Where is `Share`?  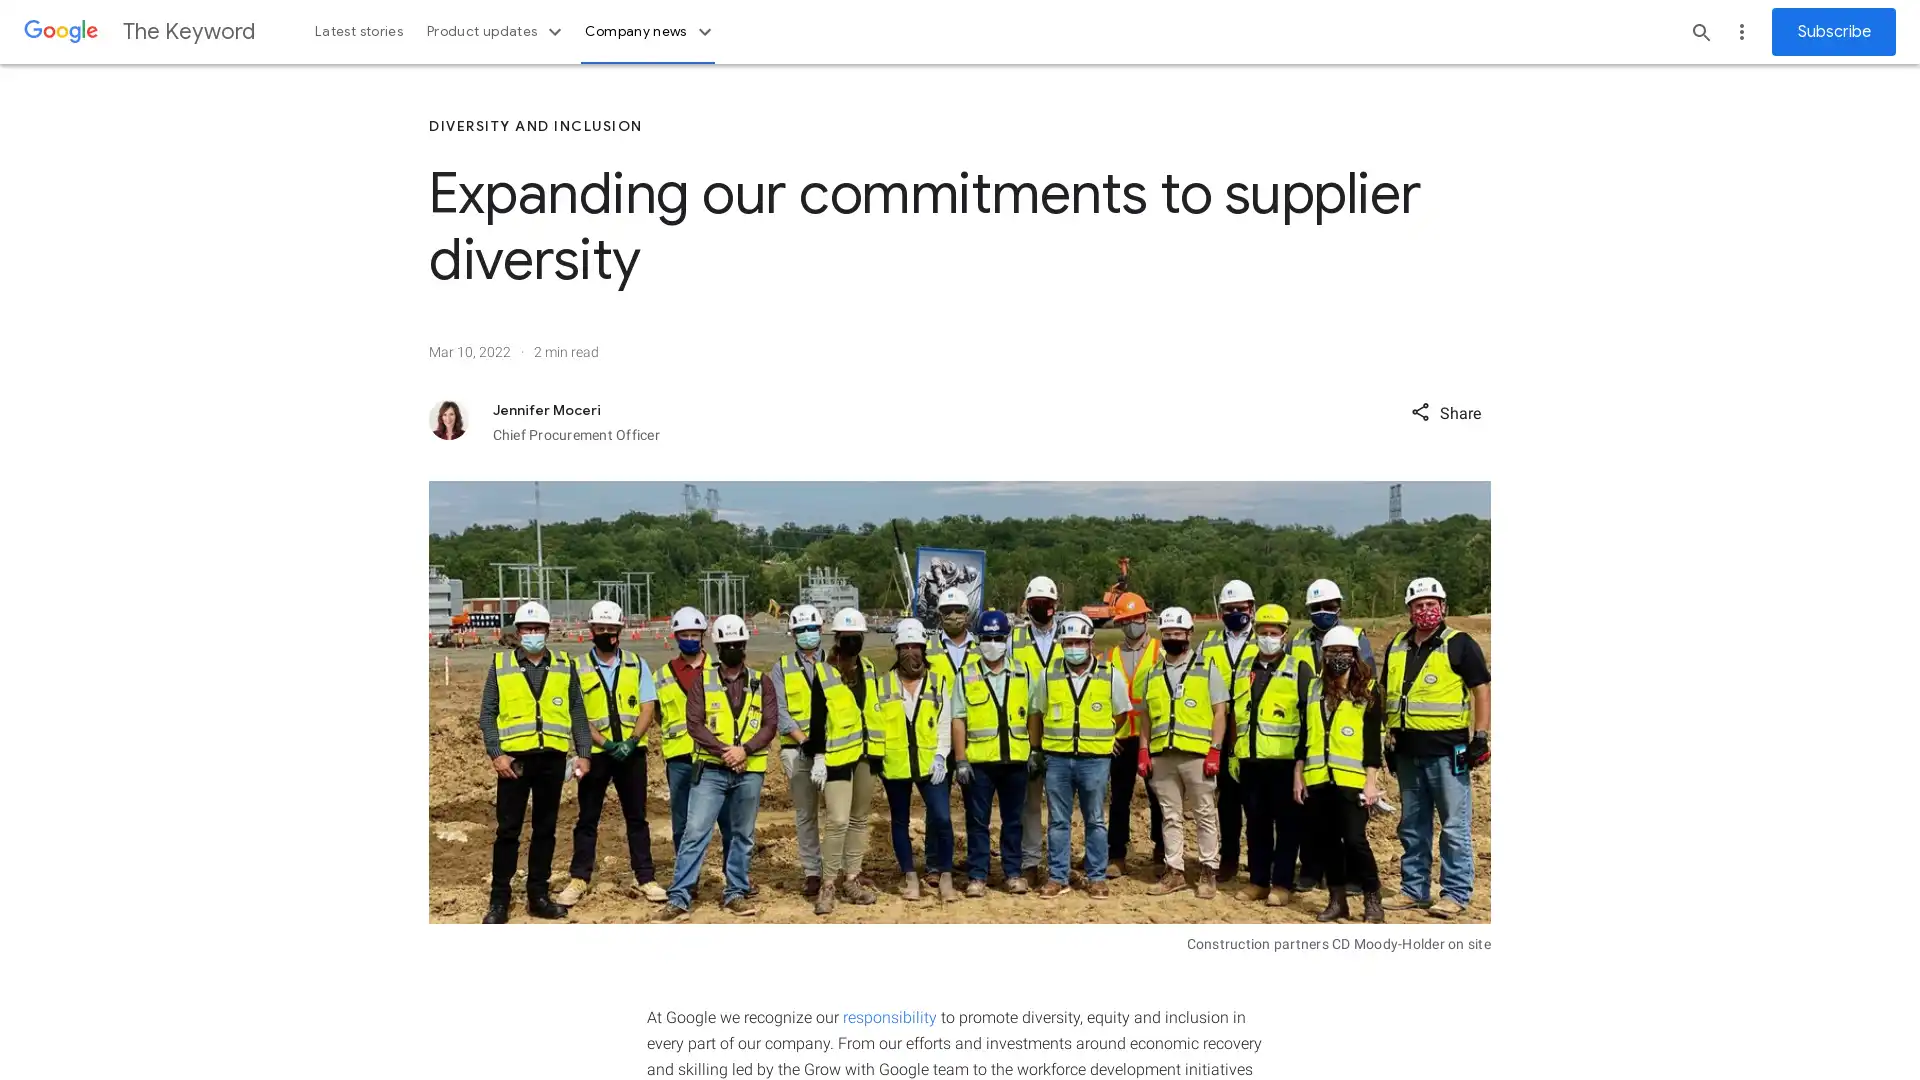 Share is located at coordinates (1445, 410).